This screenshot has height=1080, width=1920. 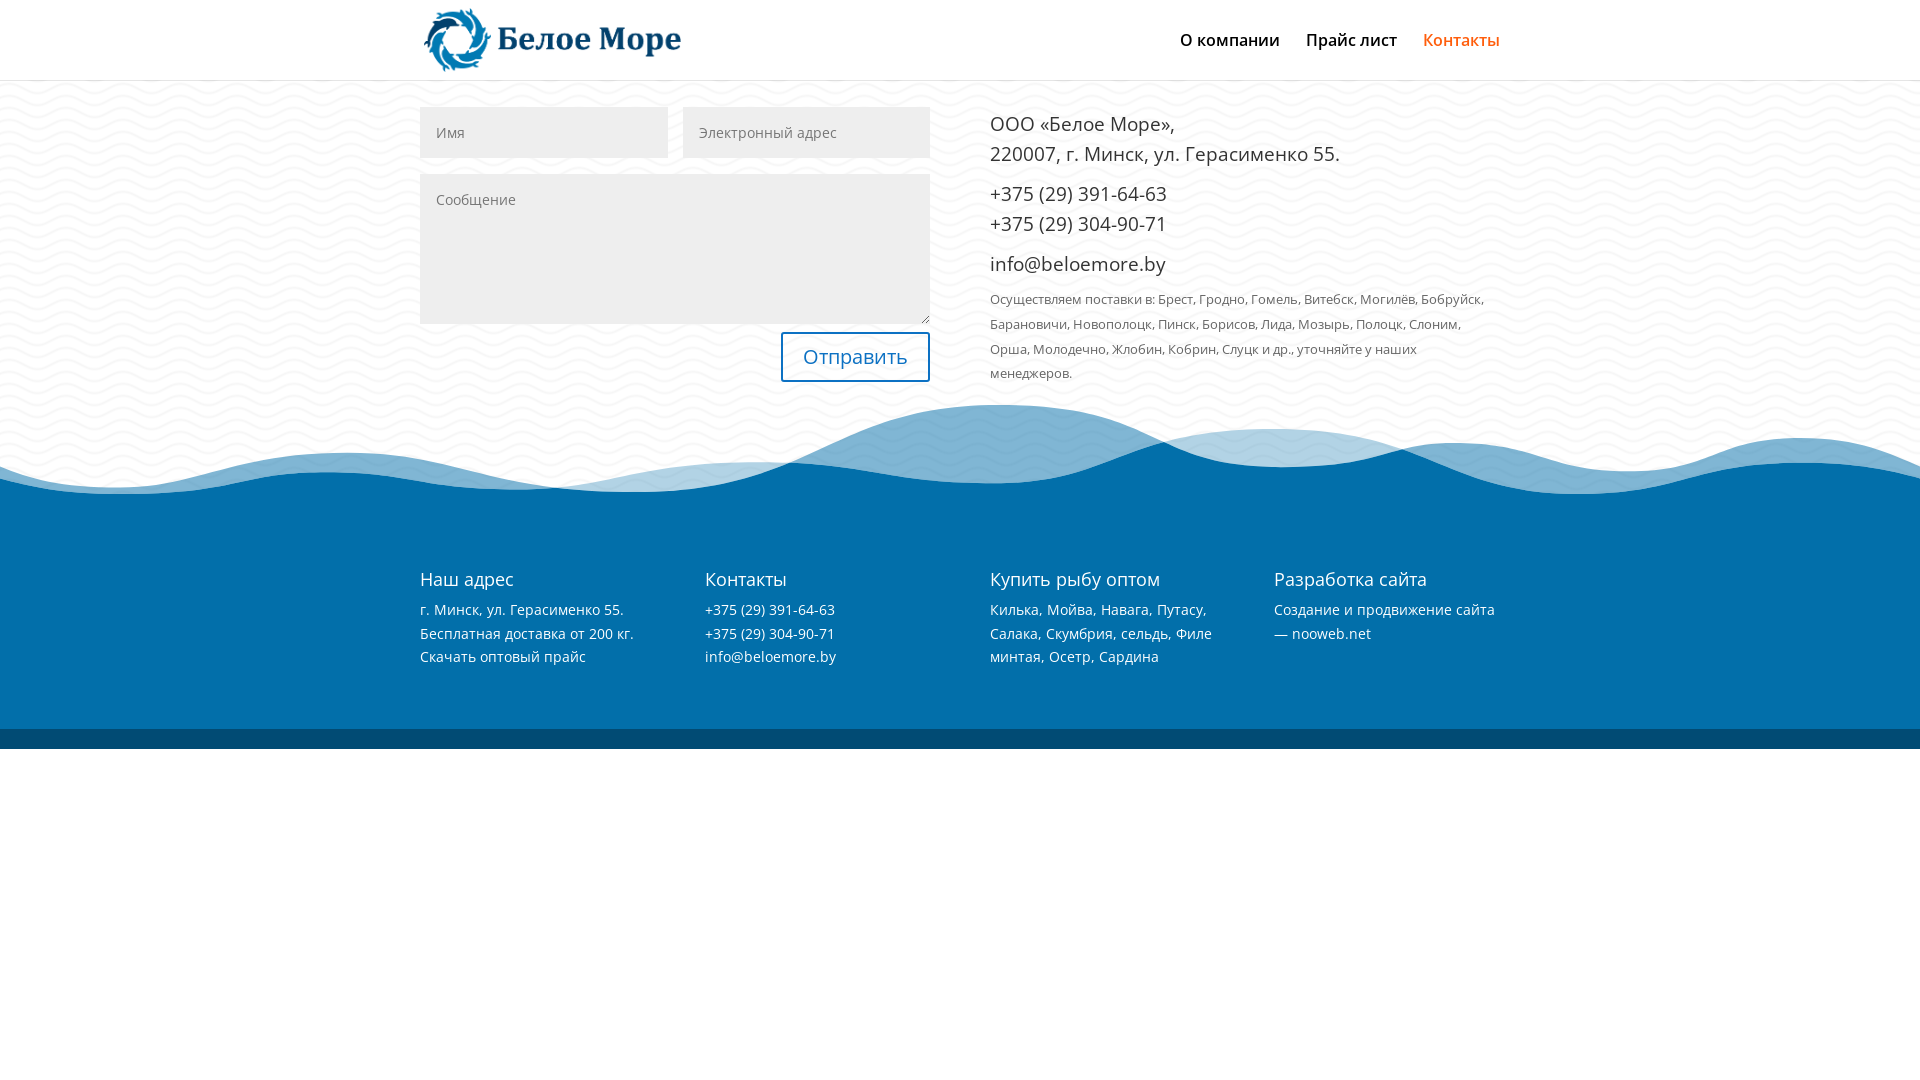 I want to click on '+375 (29) 391-64-63, so click(x=1077, y=208).